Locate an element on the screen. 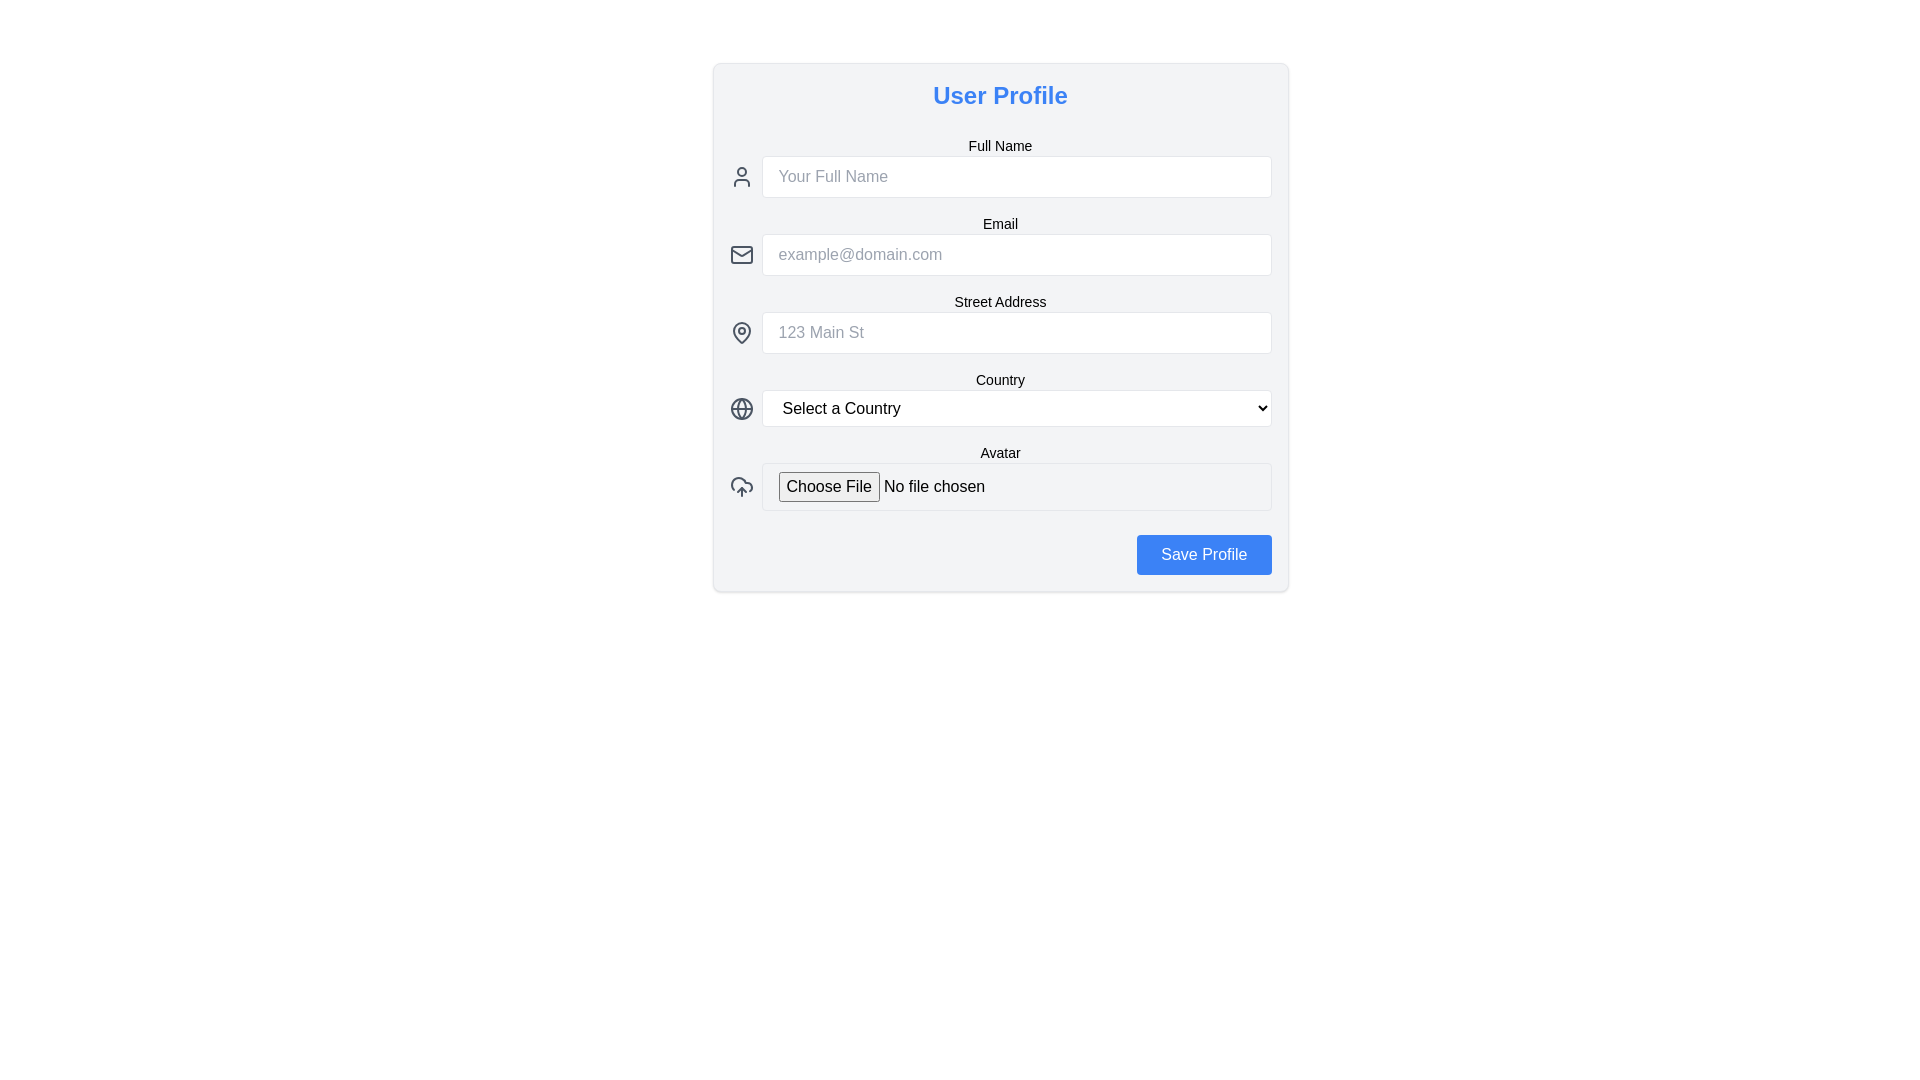  the central circular SVG element within the globe icon next to the 'Country' selection dropdown in the 'User Profile' form is located at coordinates (740, 407).